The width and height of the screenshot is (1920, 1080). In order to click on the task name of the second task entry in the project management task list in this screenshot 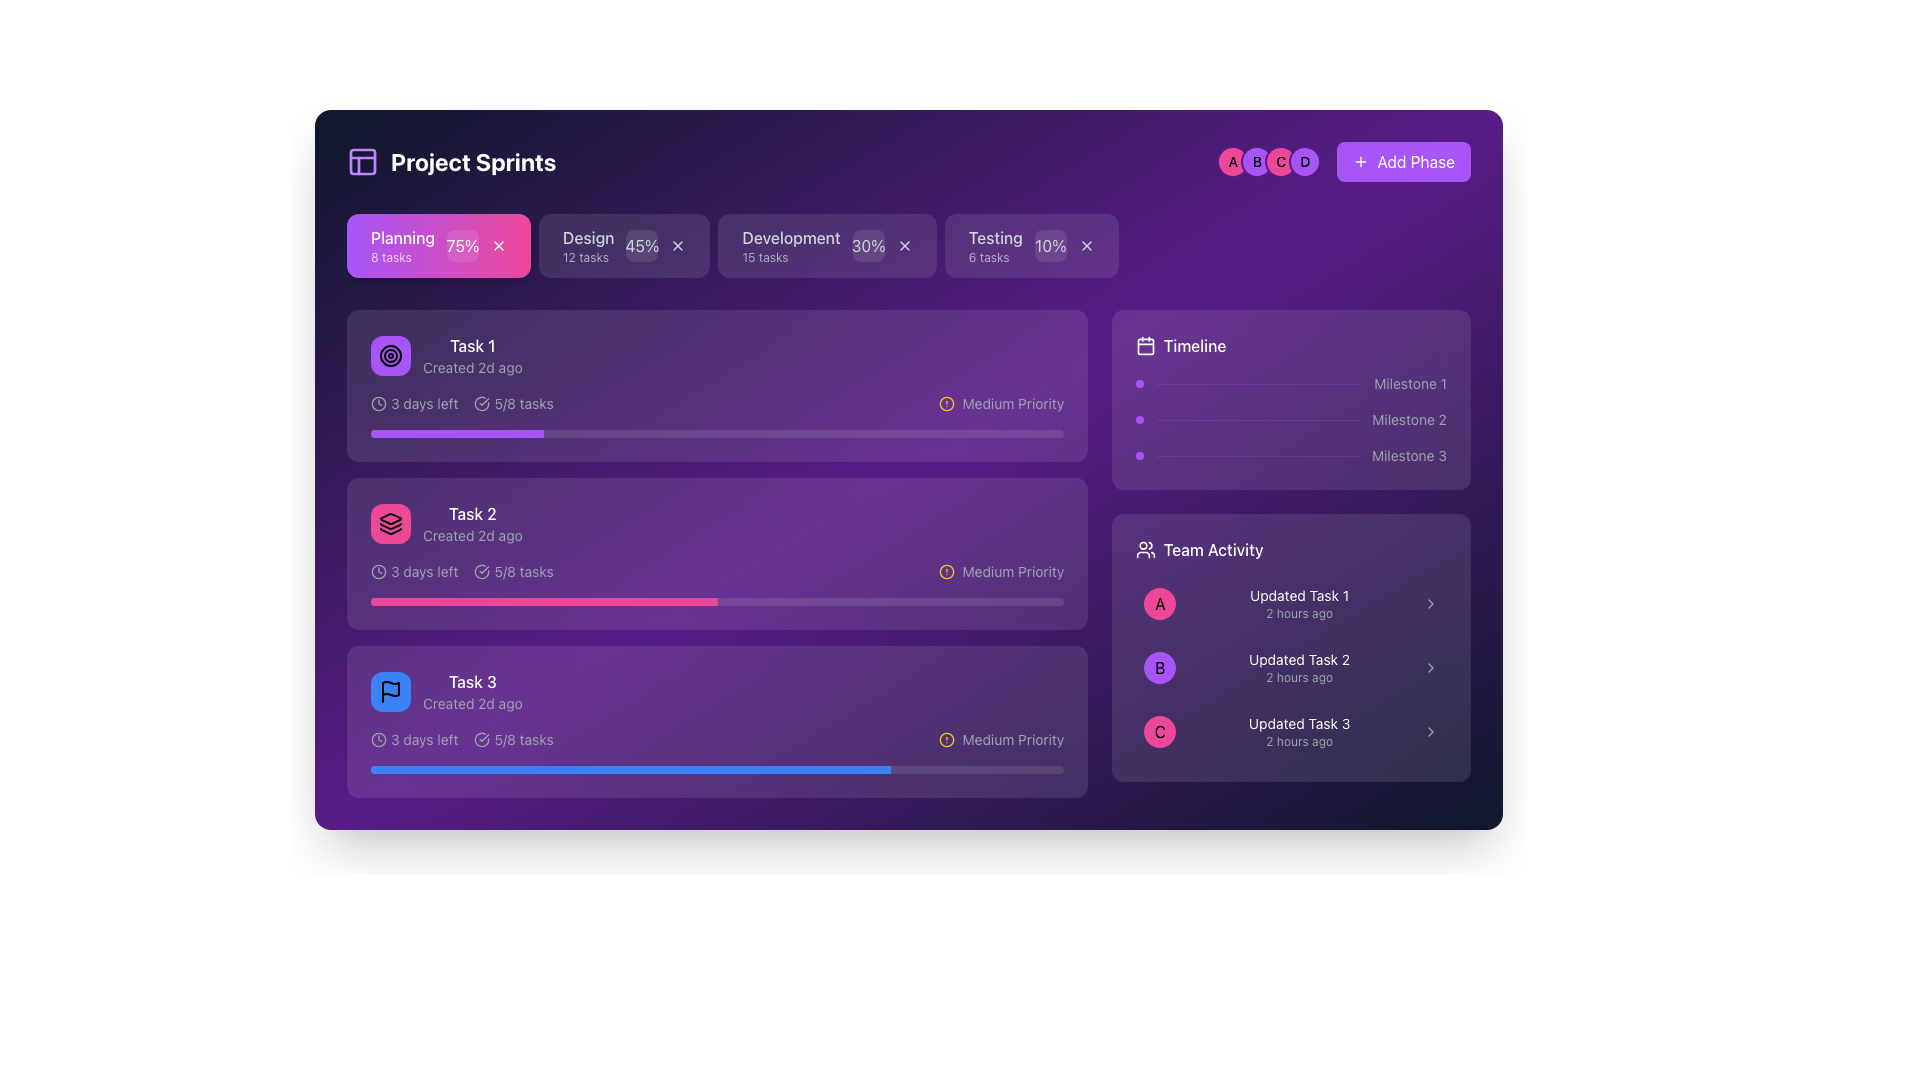, I will do `click(445, 523)`.